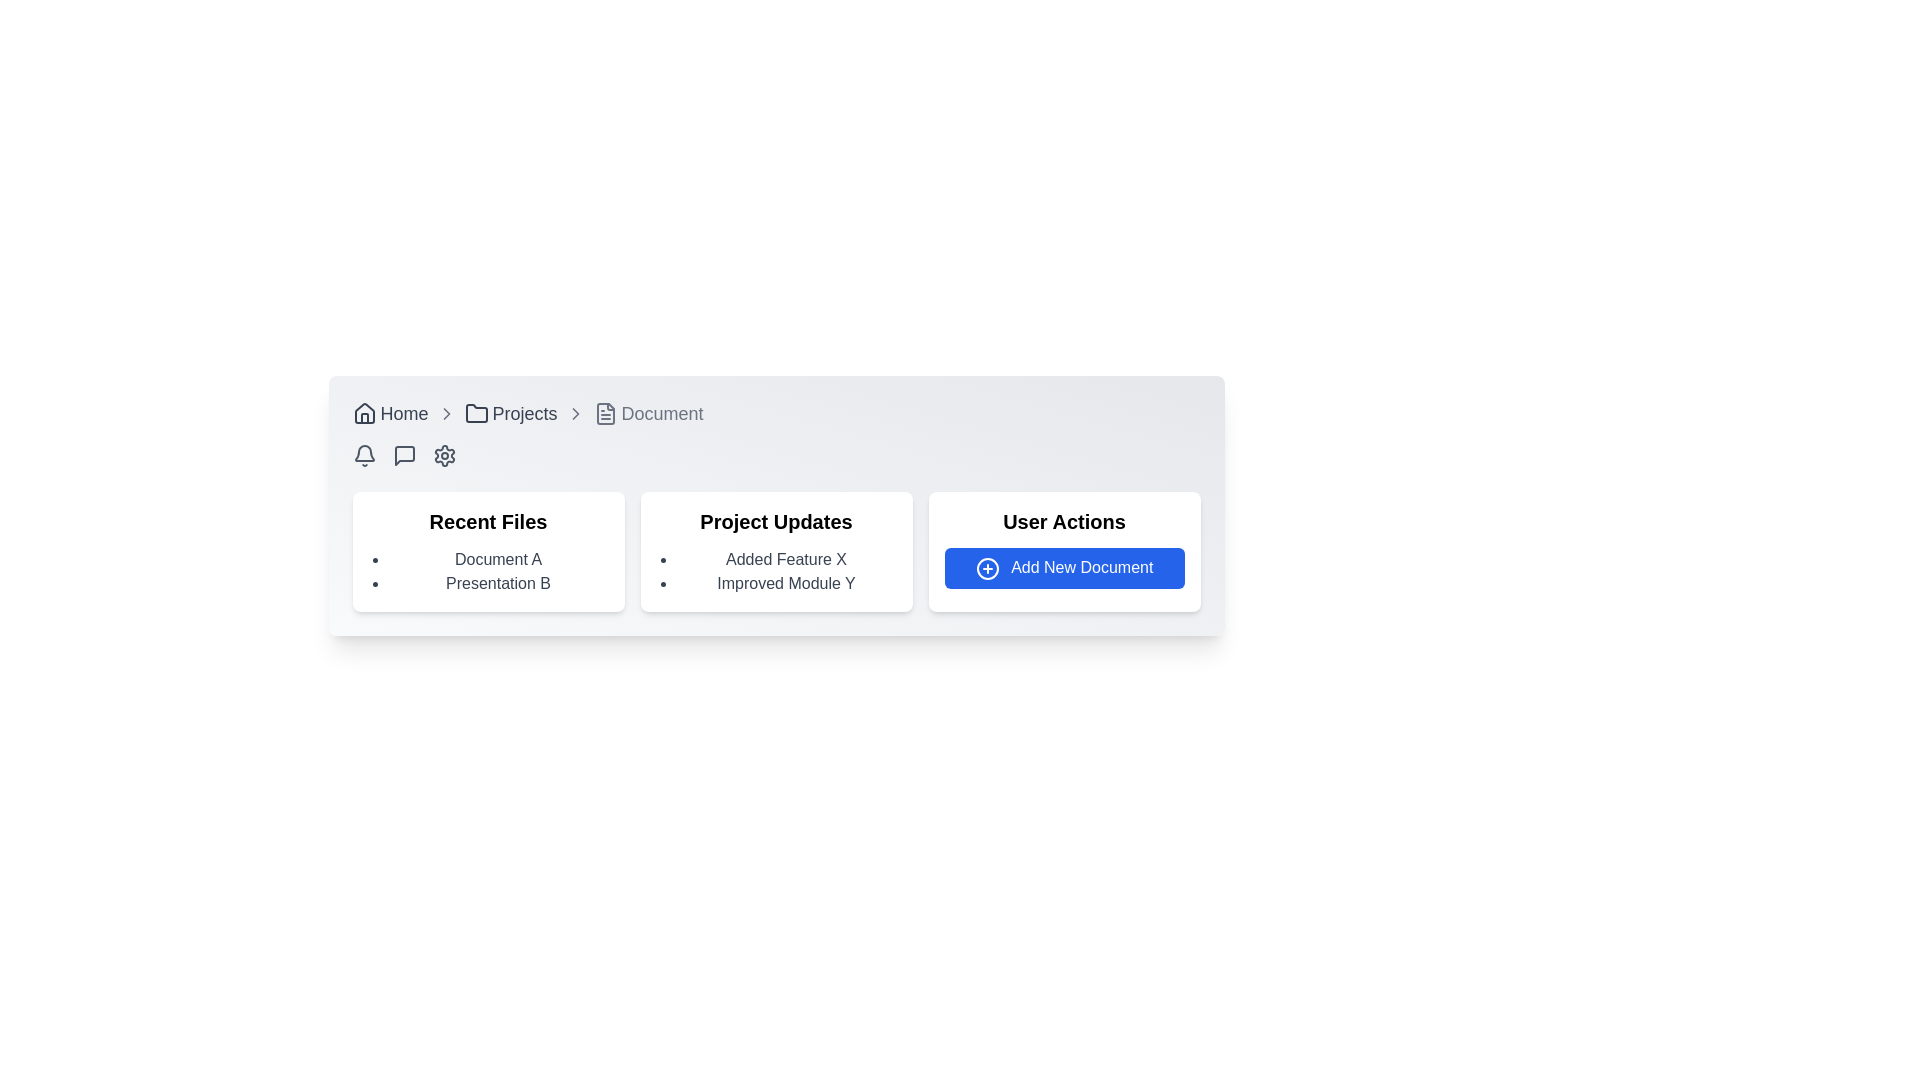 The image size is (1920, 1080). What do you see at coordinates (604, 412) in the screenshot?
I see `the 'Document' icon in the breadcrumb trail located in the top navigation bar, which helps users identify or navigate to the document-related section` at bounding box center [604, 412].